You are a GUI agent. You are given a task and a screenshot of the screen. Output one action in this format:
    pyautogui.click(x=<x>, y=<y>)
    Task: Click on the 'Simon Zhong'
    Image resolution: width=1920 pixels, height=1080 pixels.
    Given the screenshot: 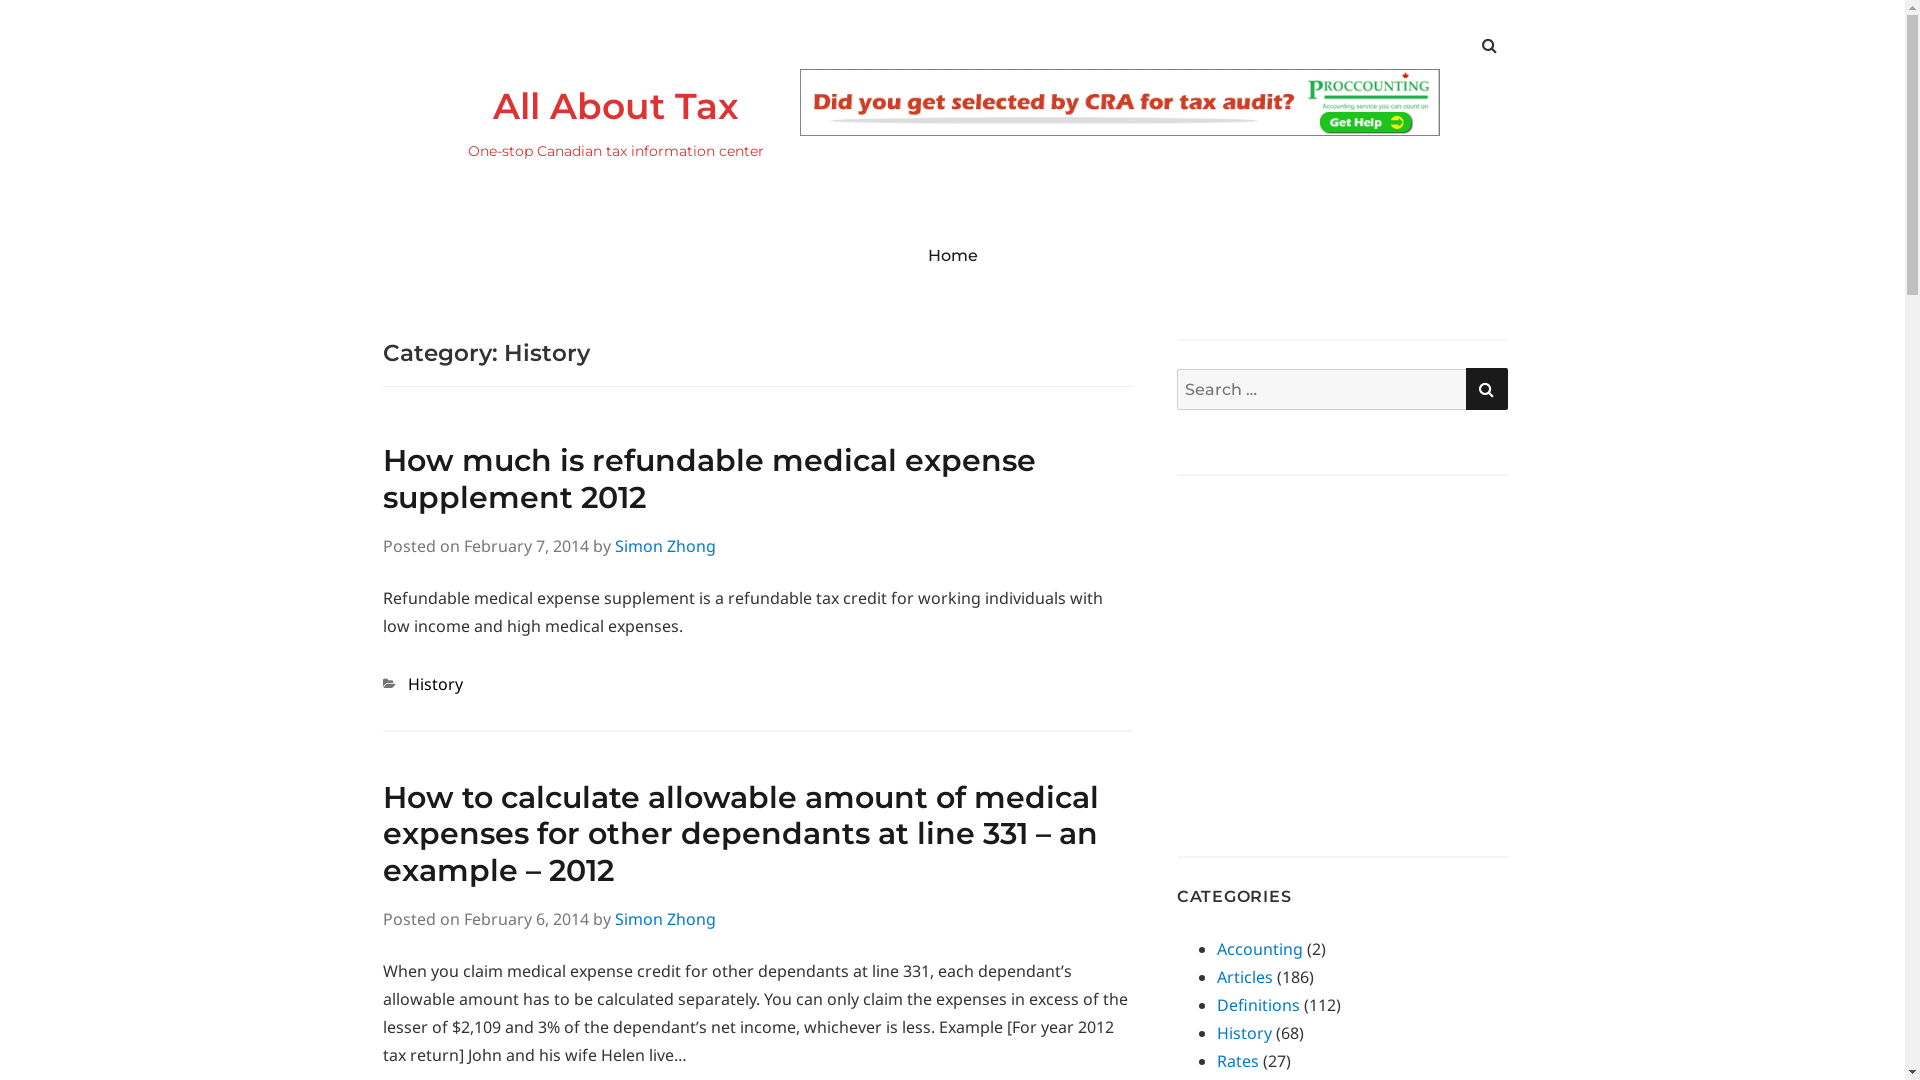 What is the action you would take?
    pyautogui.click(x=664, y=546)
    